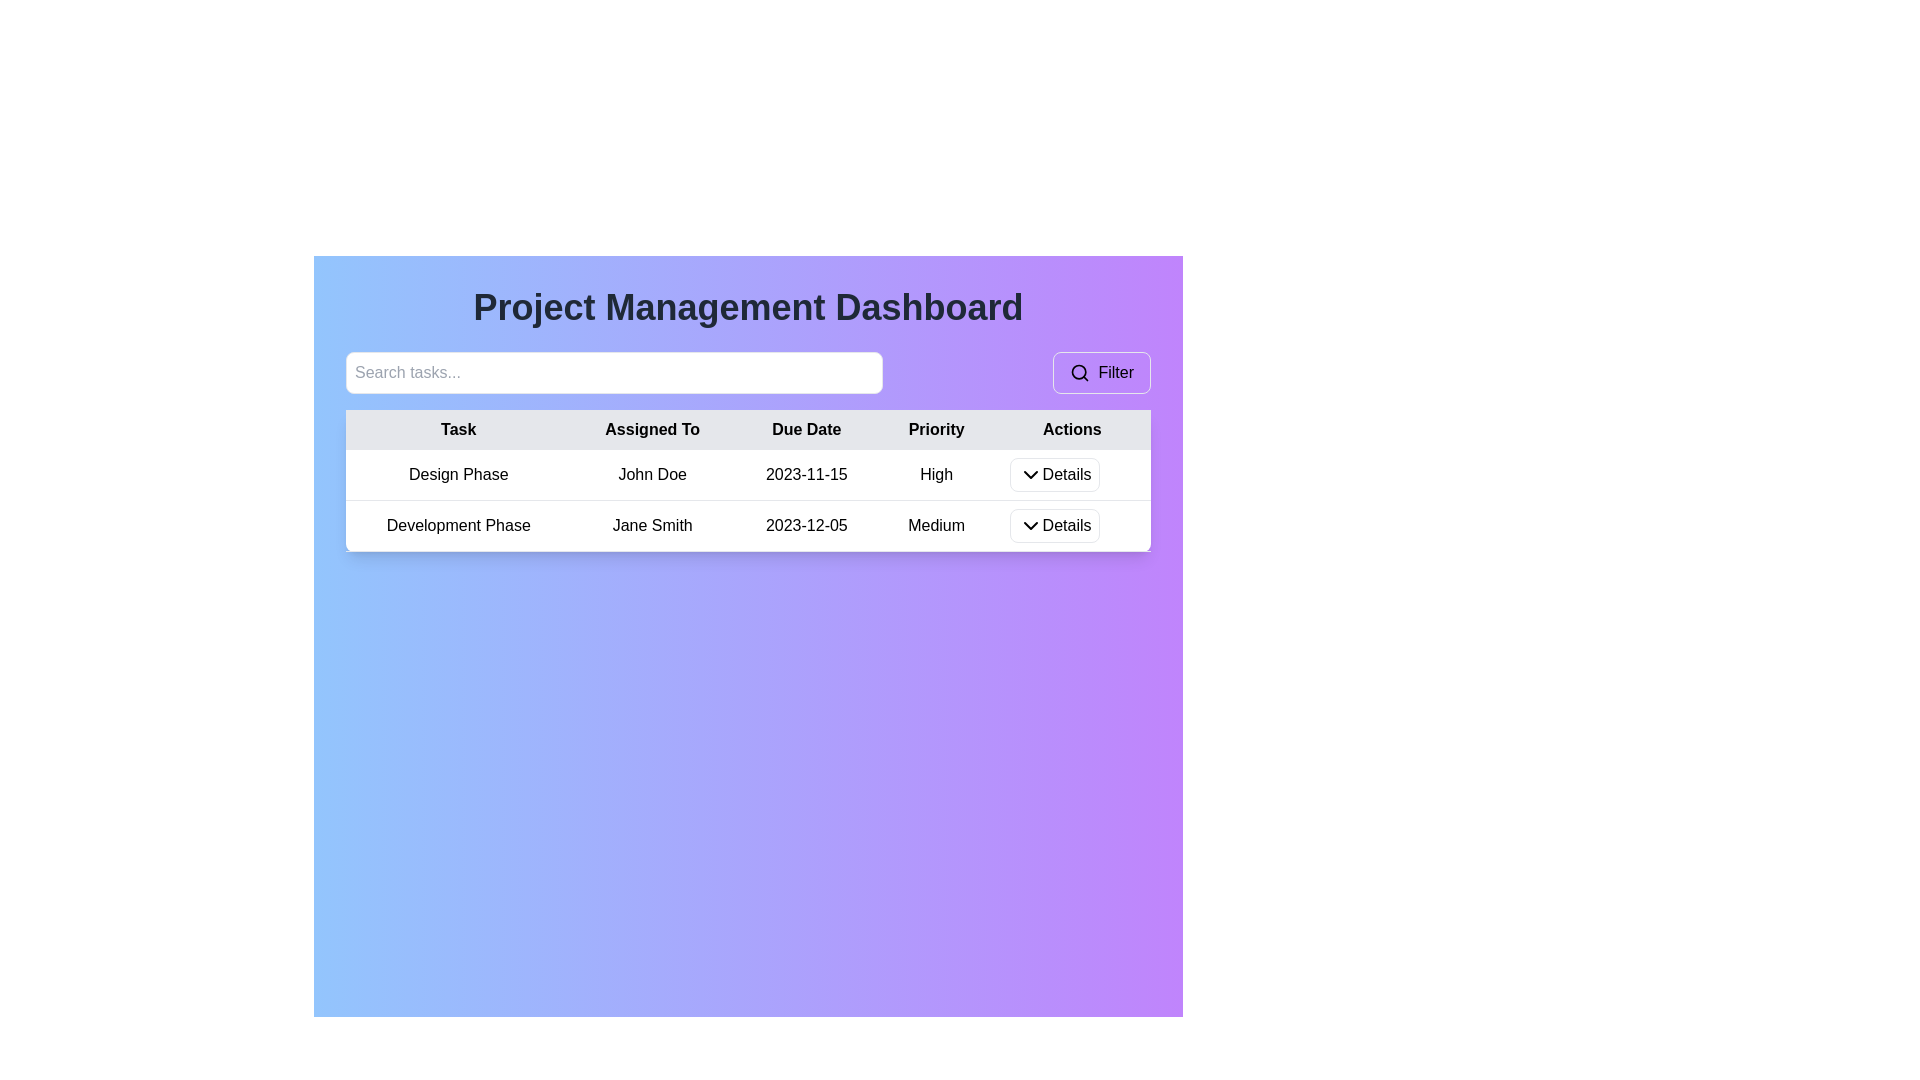  What do you see at coordinates (652, 524) in the screenshot?
I see `the static text element displaying 'Jane Smith' located in the second row of the table under the 'Assigned To' column` at bounding box center [652, 524].